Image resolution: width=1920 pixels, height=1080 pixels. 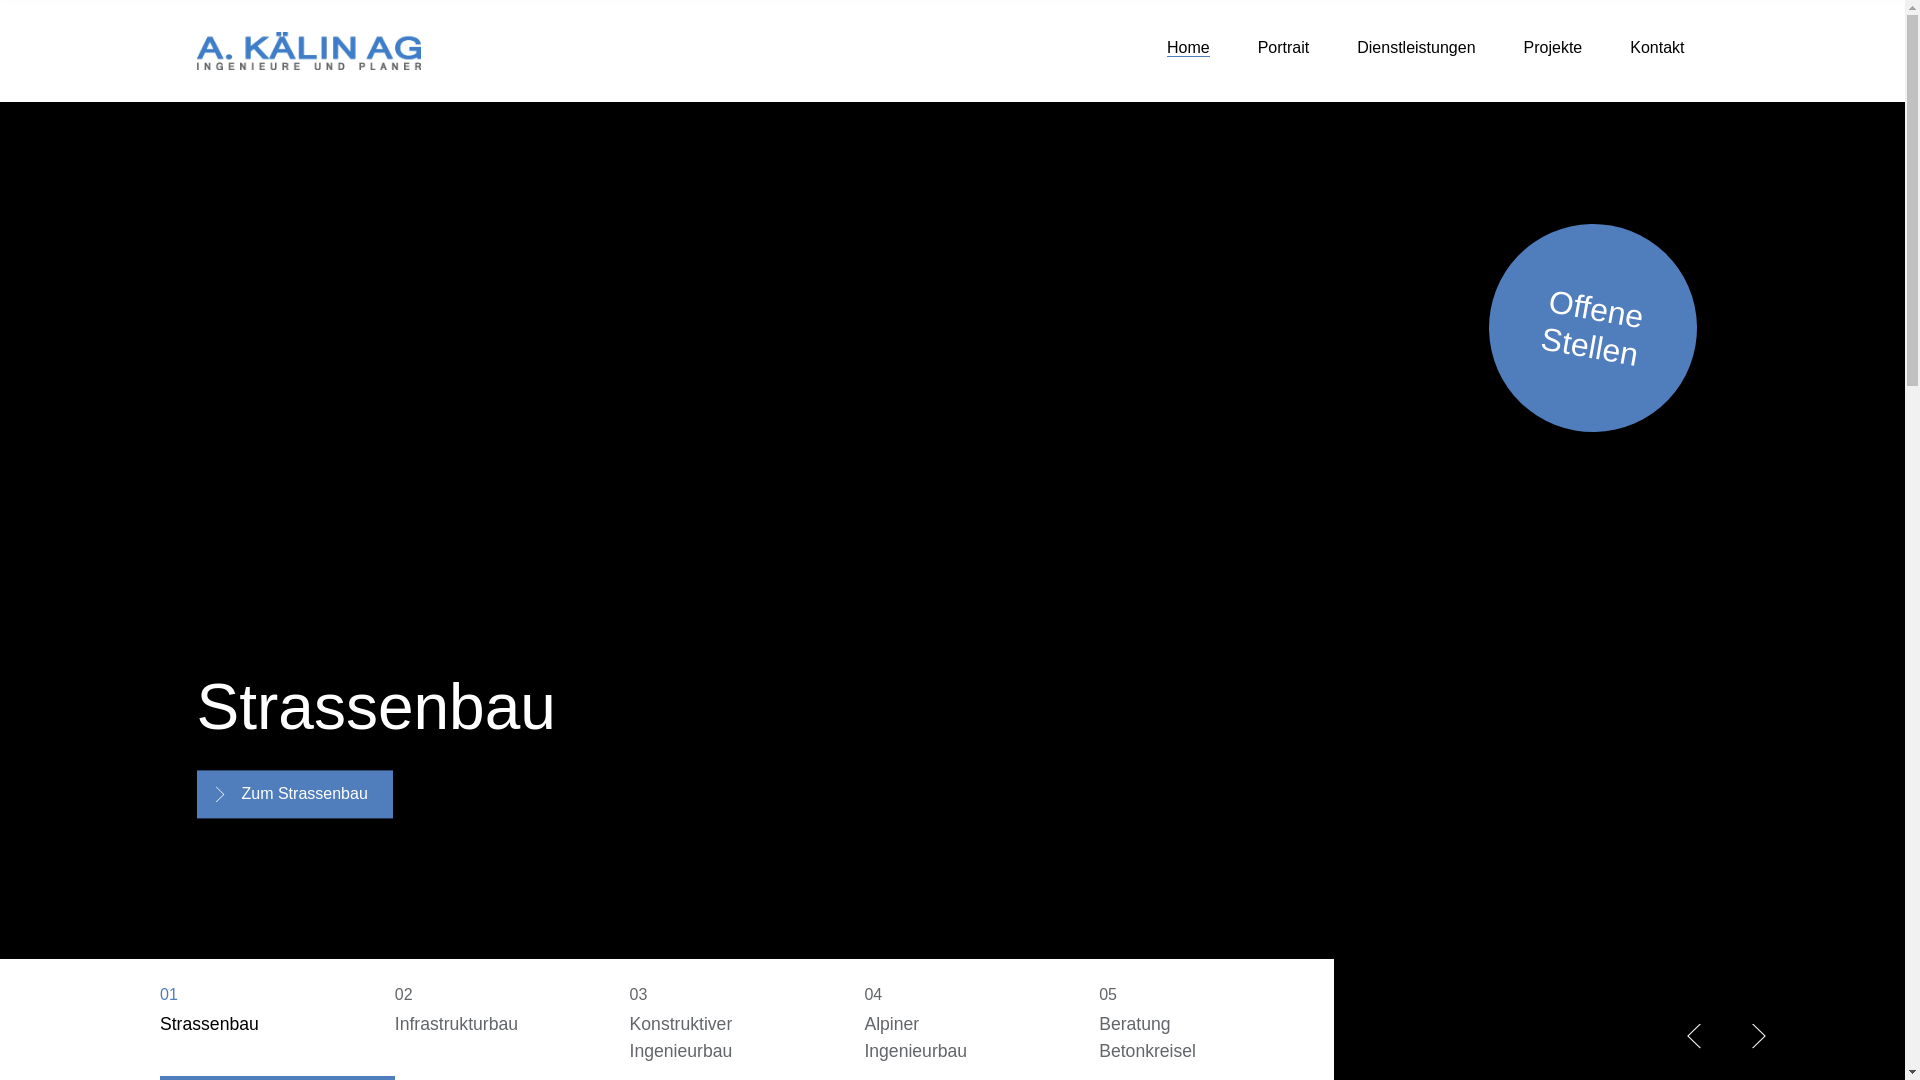 I want to click on 'Offene, so click(x=1576, y=312).